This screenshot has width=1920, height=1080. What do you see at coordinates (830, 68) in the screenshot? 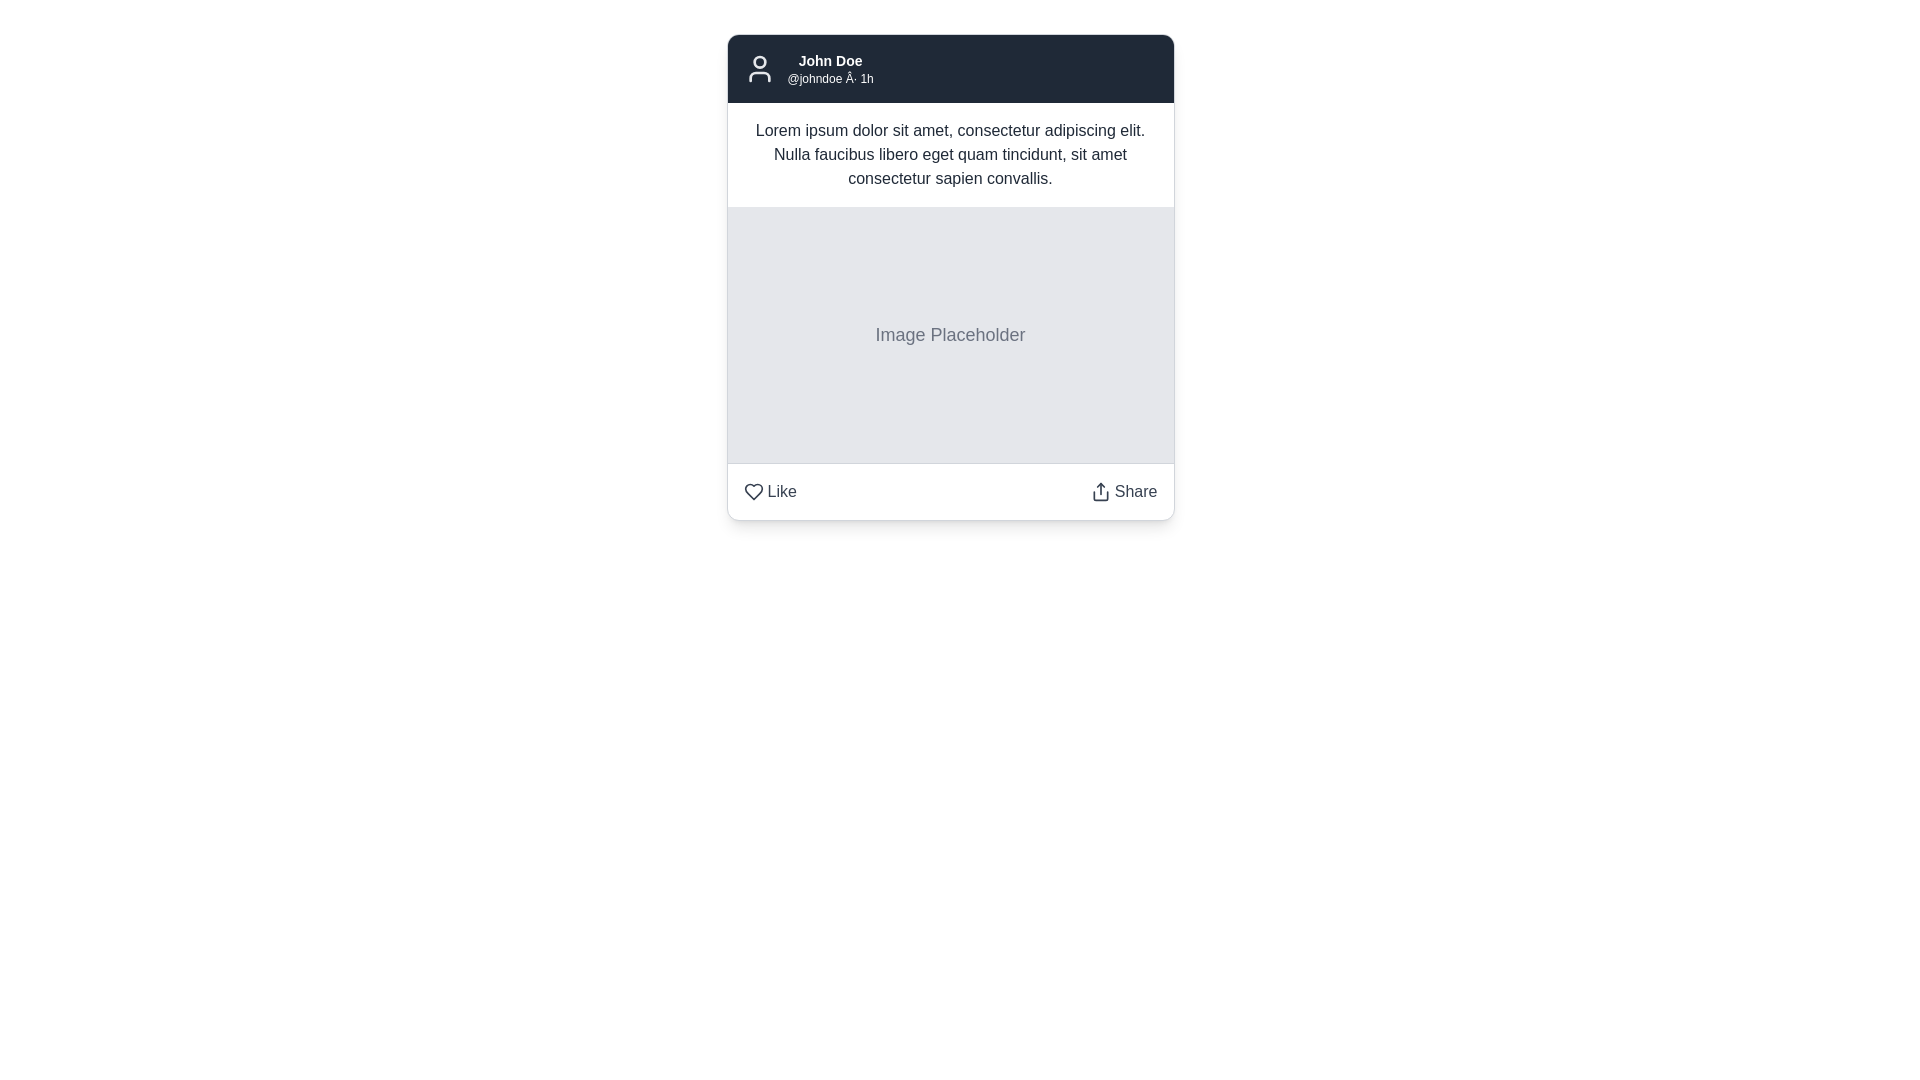
I see `the username 'John Doe' displayed in bold text located in the upper-left corner of the card layout header` at bounding box center [830, 68].